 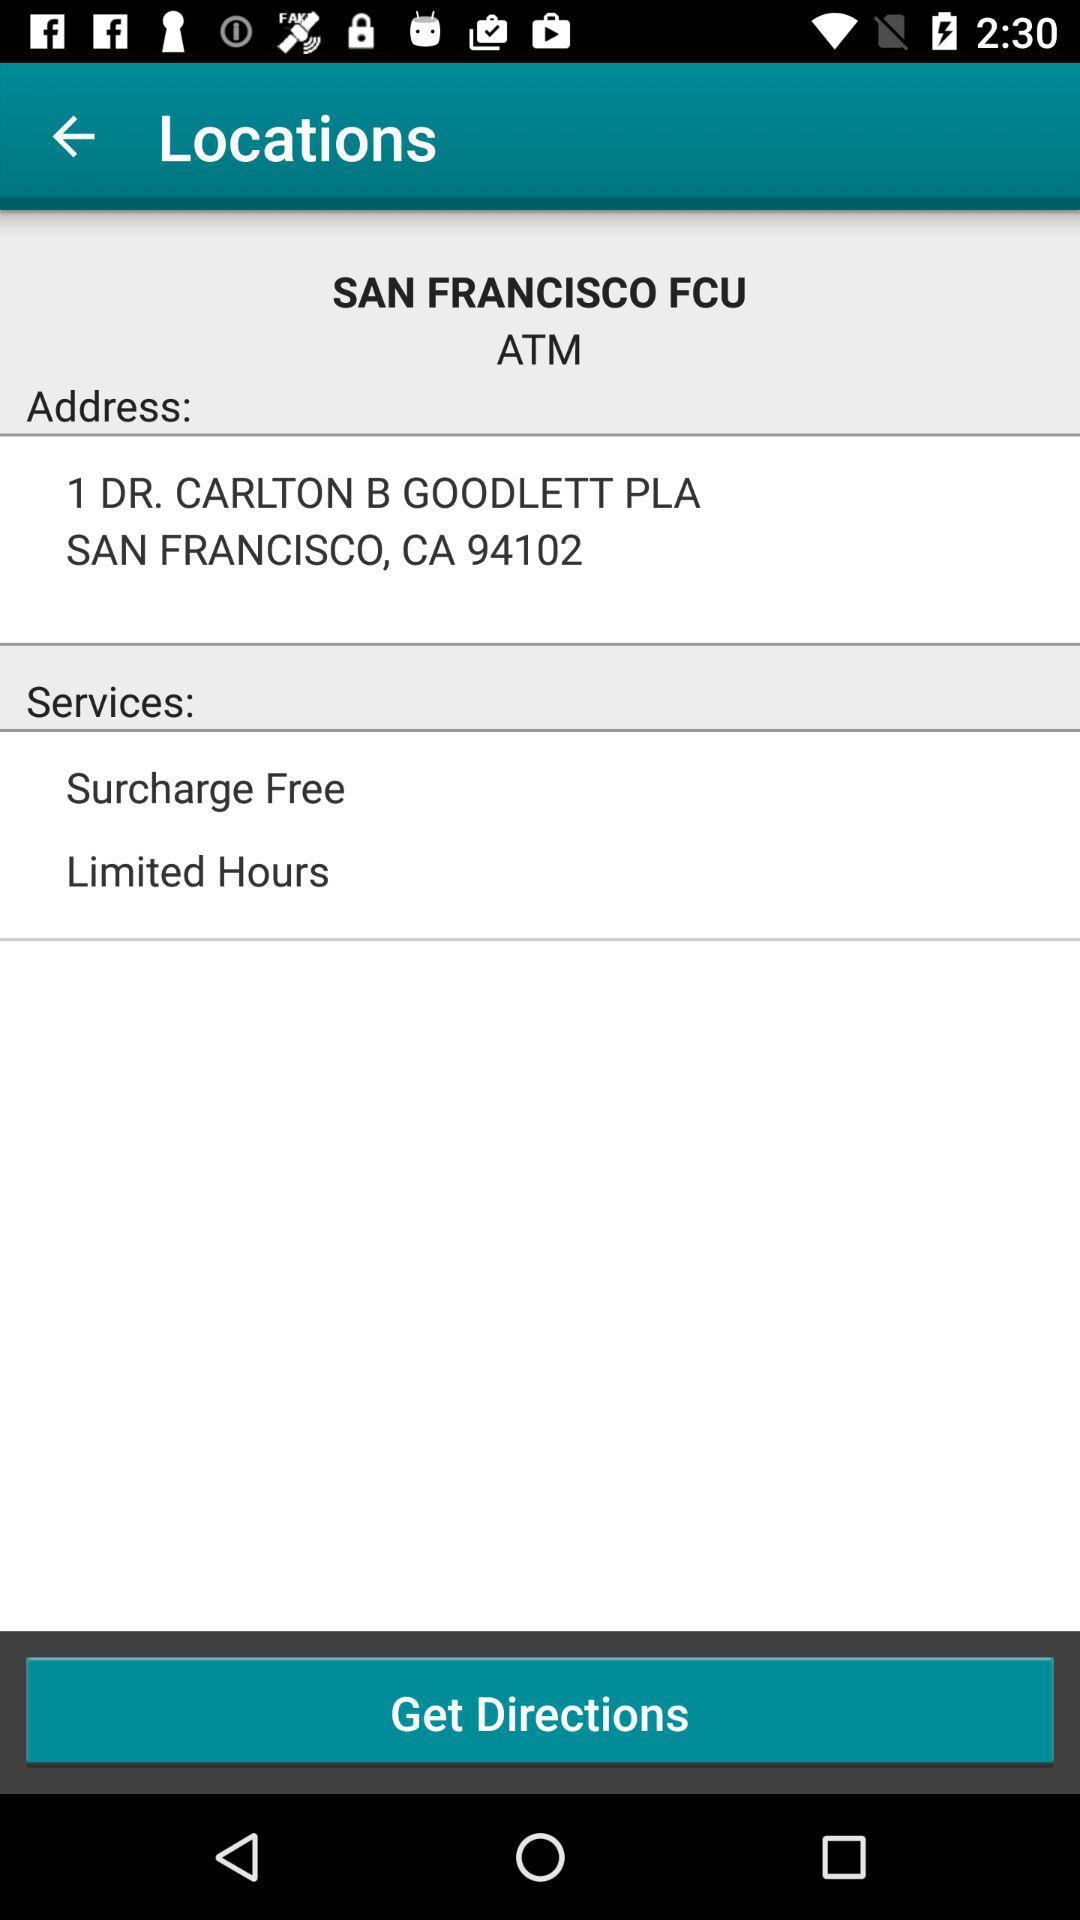 What do you see at coordinates (72, 135) in the screenshot?
I see `the app next to locations` at bounding box center [72, 135].